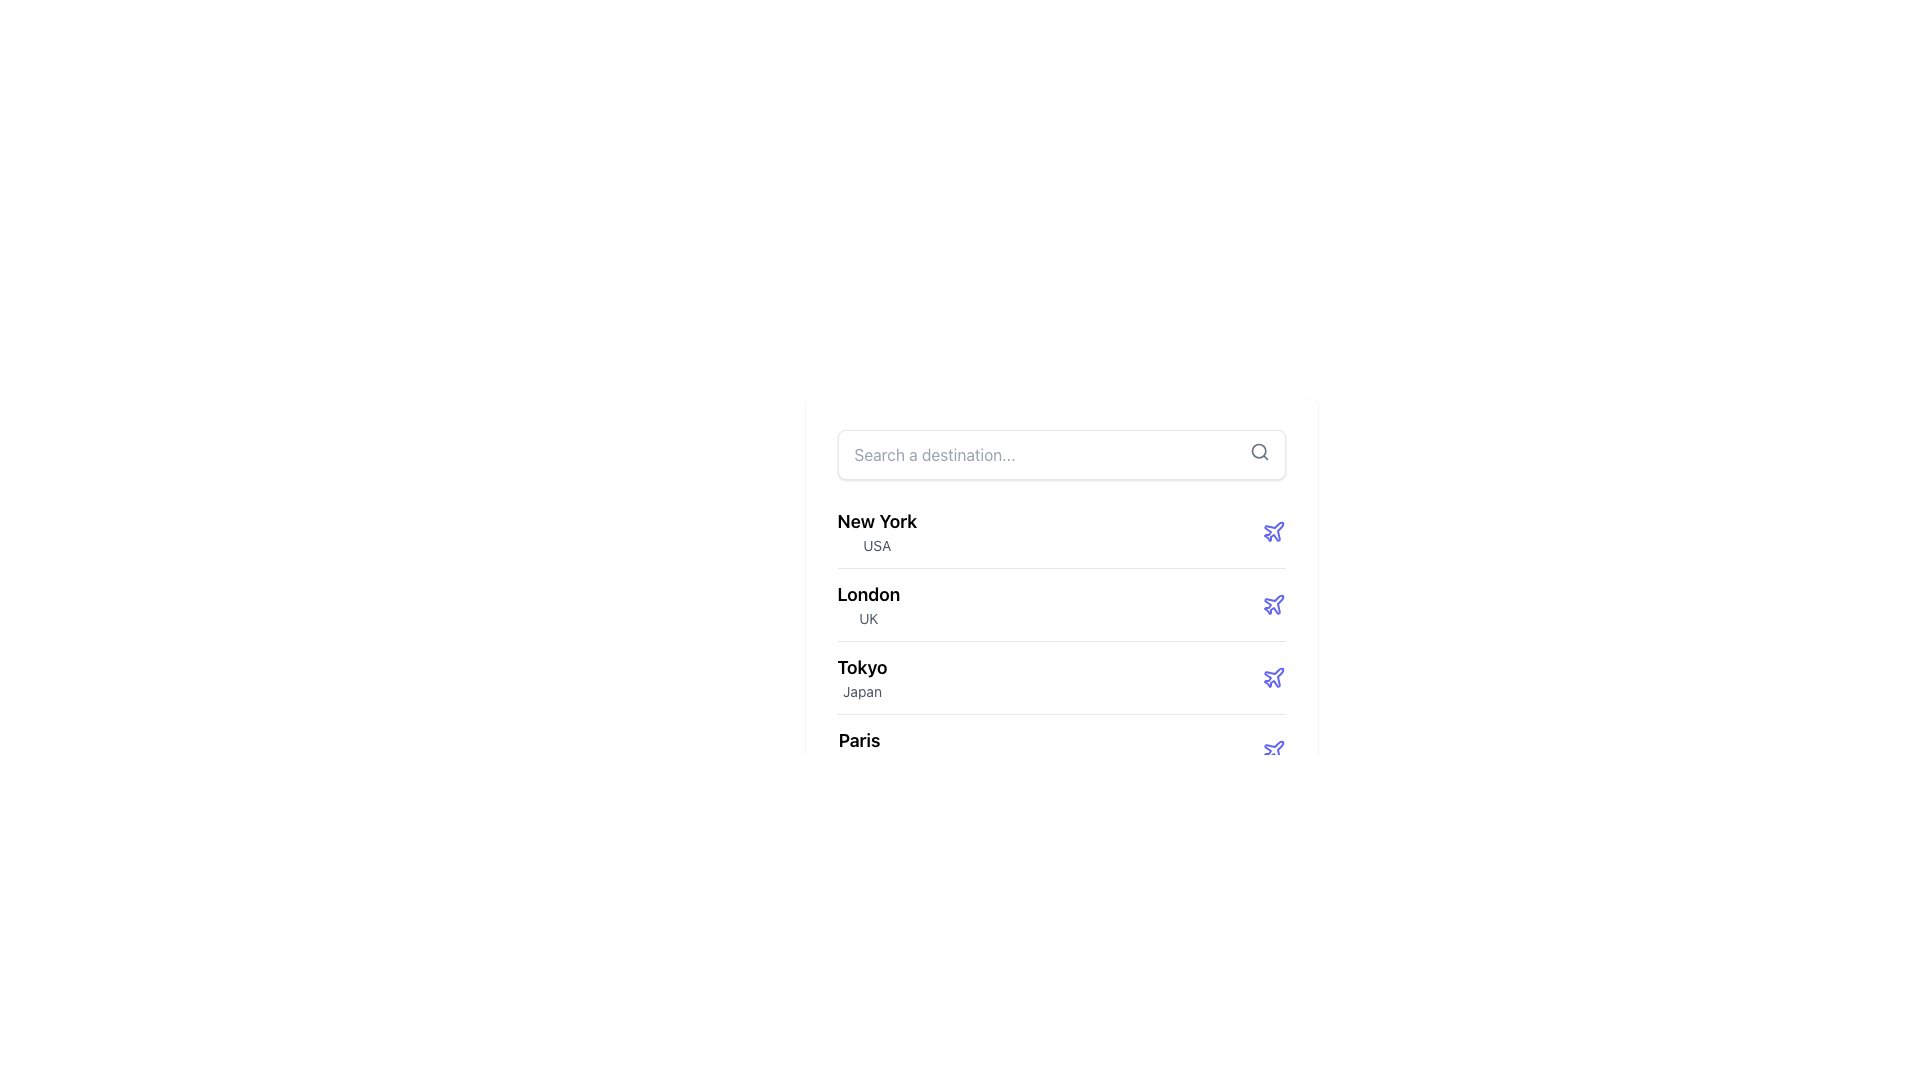 Image resolution: width=1920 pixels, height=1080 pixels. I want to click on the fourth item in the location entry list, which is positioned below 'Tokyo' and above 'Sydney', so click(1060, 750).